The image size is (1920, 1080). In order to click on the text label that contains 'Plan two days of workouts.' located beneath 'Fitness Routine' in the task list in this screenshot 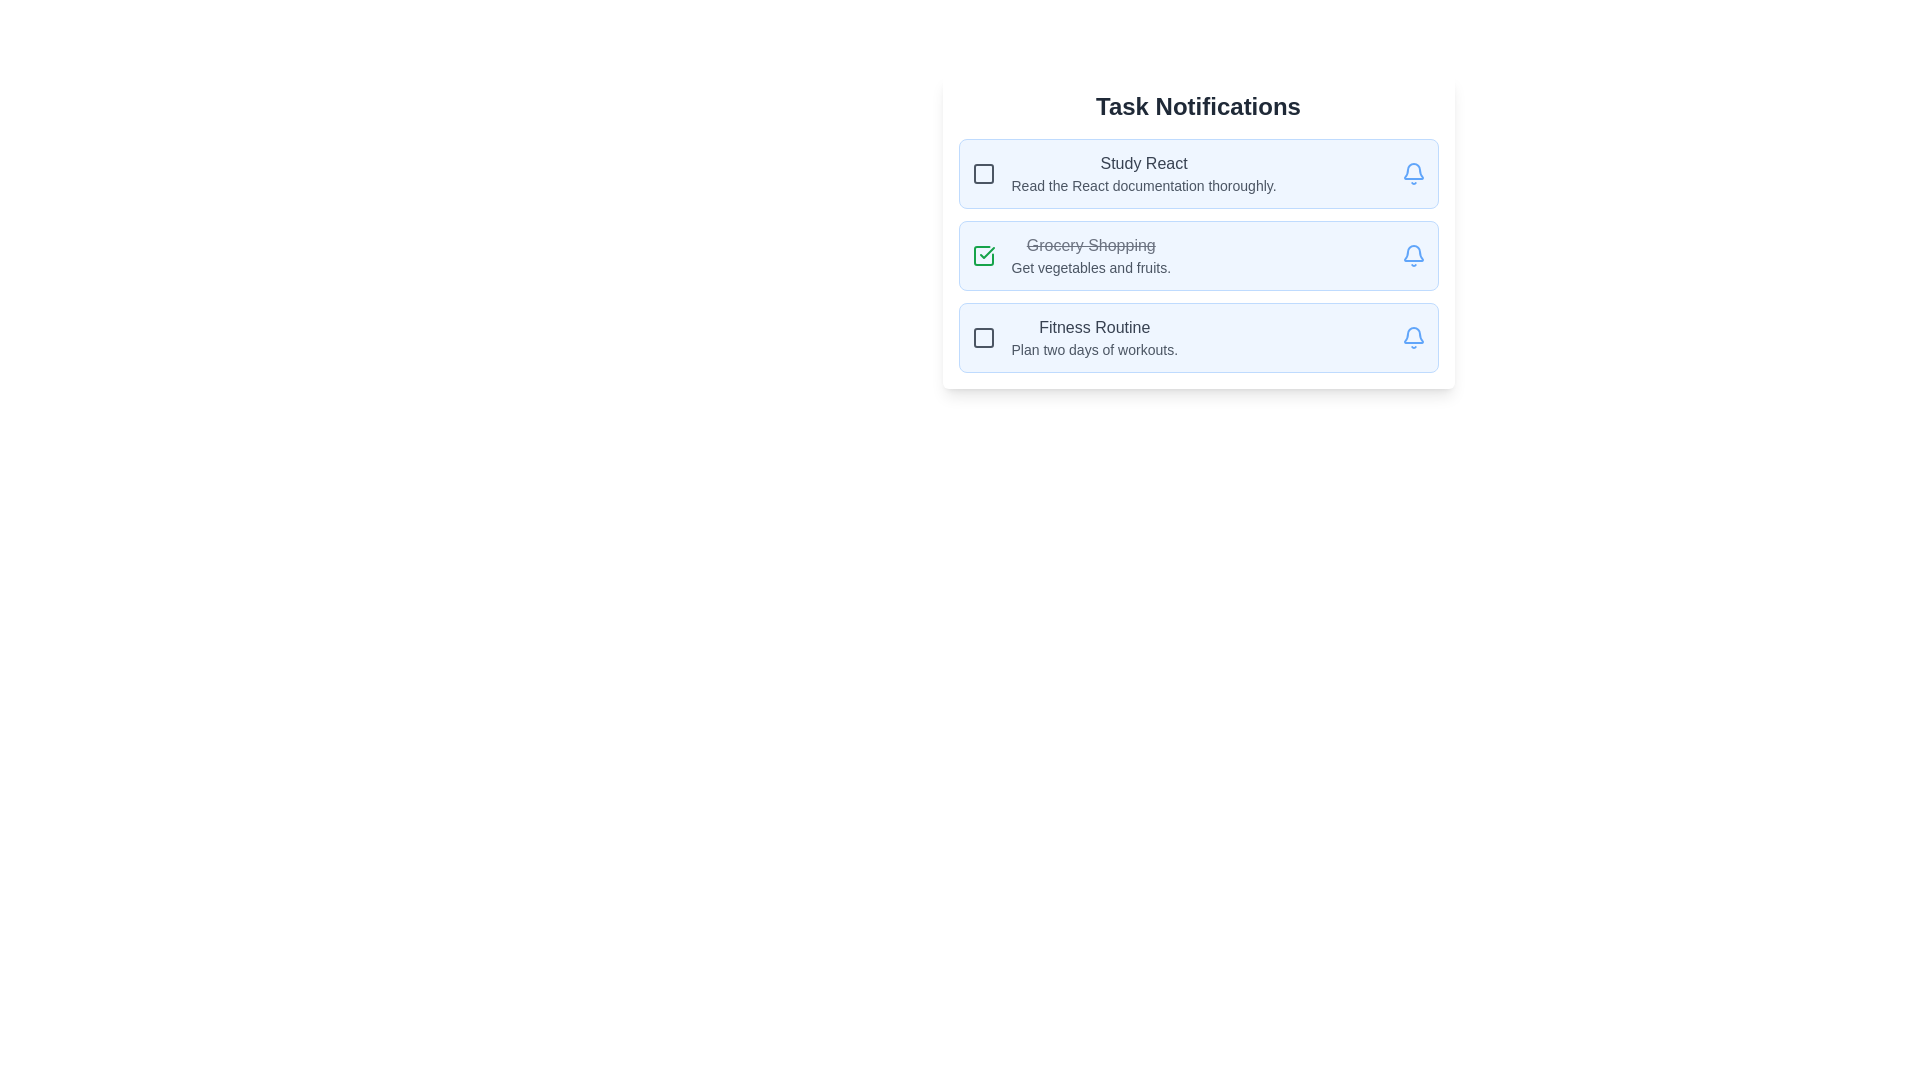, I will do `click(1093, 349)`.